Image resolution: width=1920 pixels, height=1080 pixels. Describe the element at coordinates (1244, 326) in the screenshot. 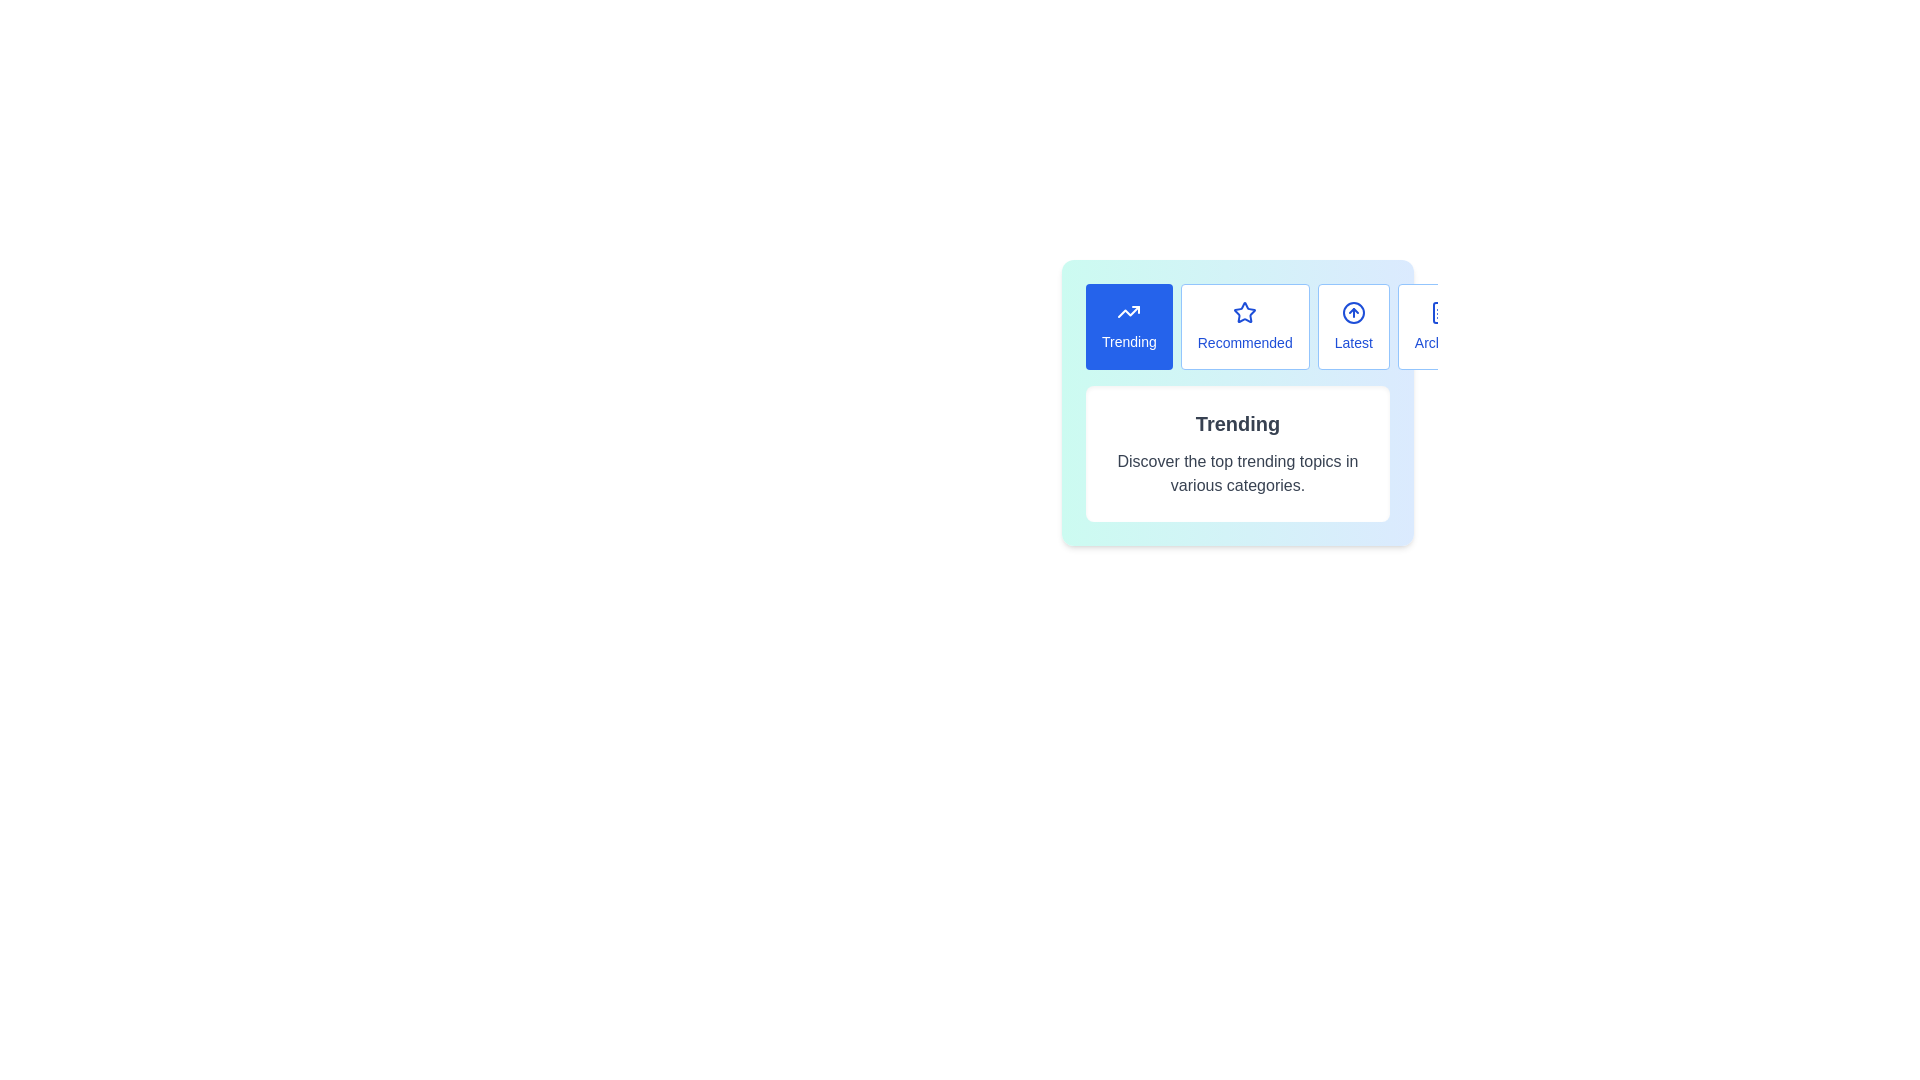

I see `the button labeled Recommended` at that location.